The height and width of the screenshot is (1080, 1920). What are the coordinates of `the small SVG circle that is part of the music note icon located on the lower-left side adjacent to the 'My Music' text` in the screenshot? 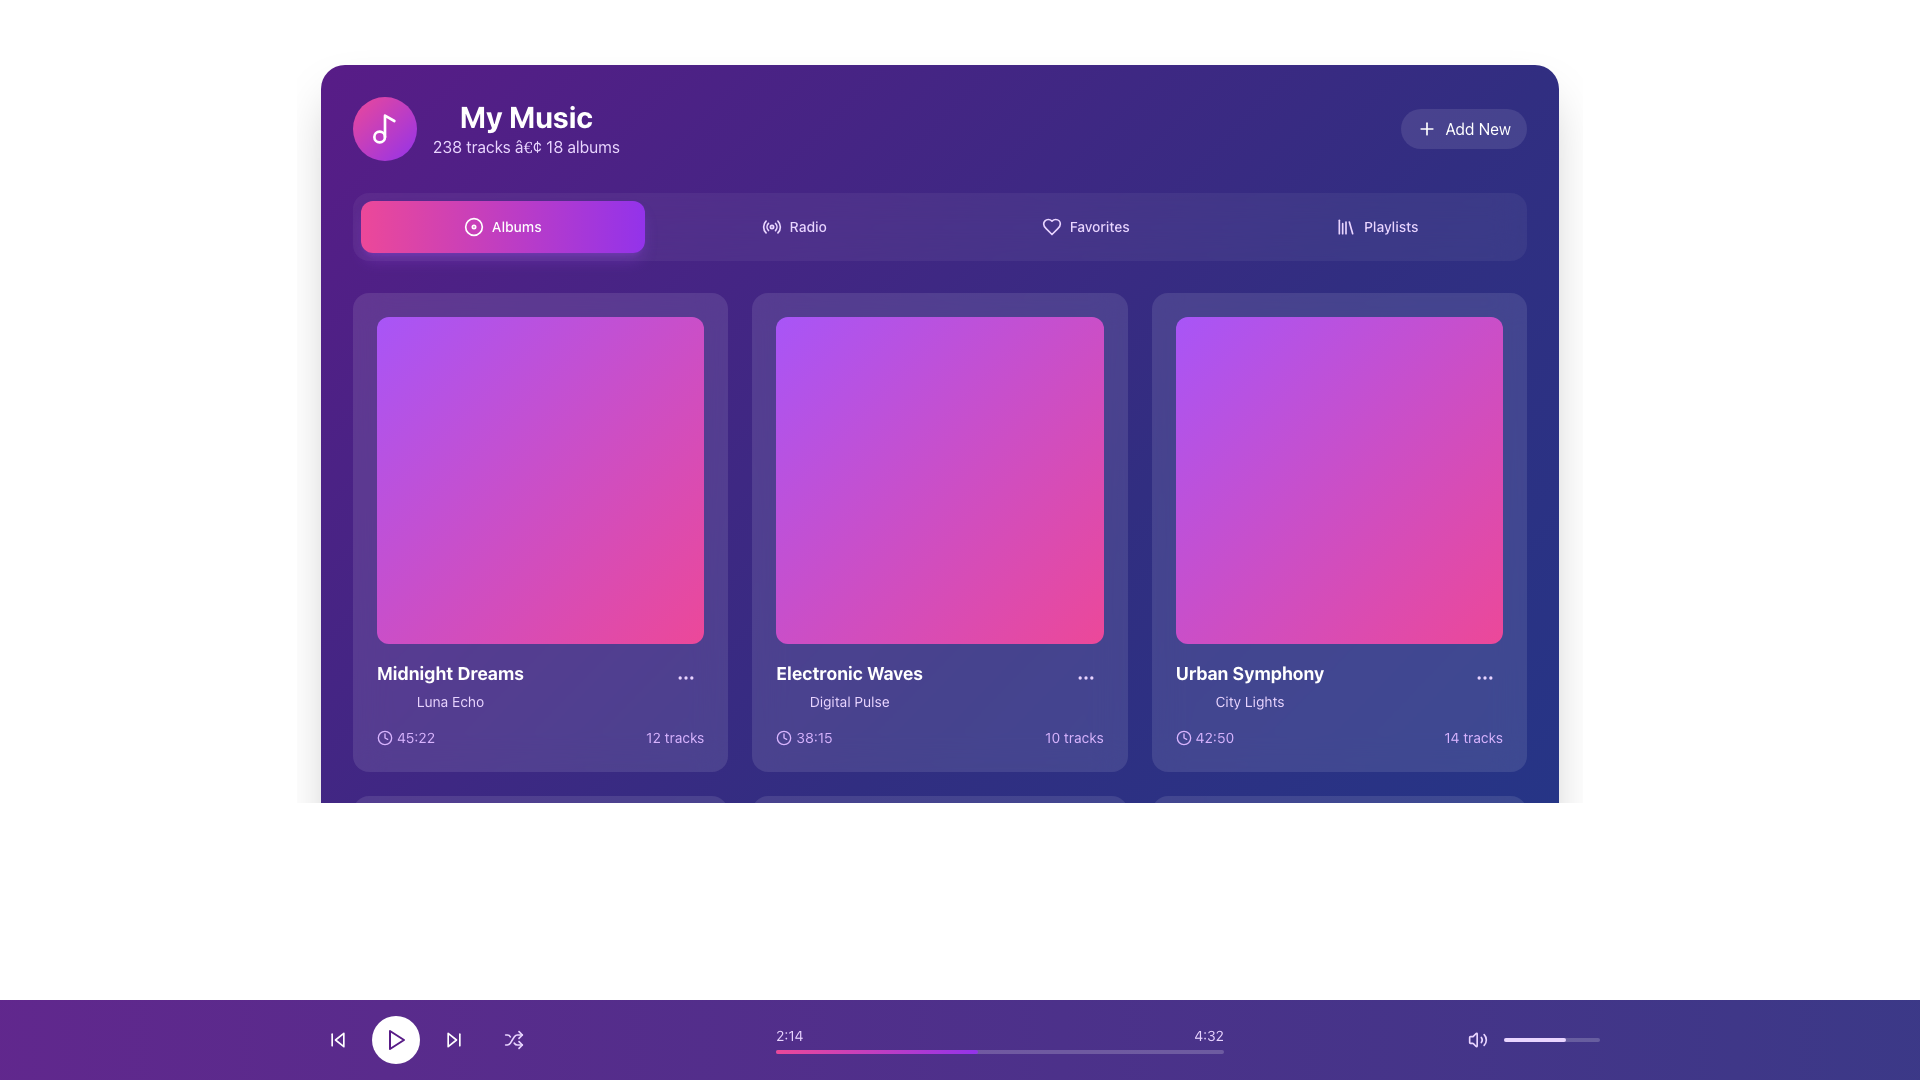 It's located at (379, 136).